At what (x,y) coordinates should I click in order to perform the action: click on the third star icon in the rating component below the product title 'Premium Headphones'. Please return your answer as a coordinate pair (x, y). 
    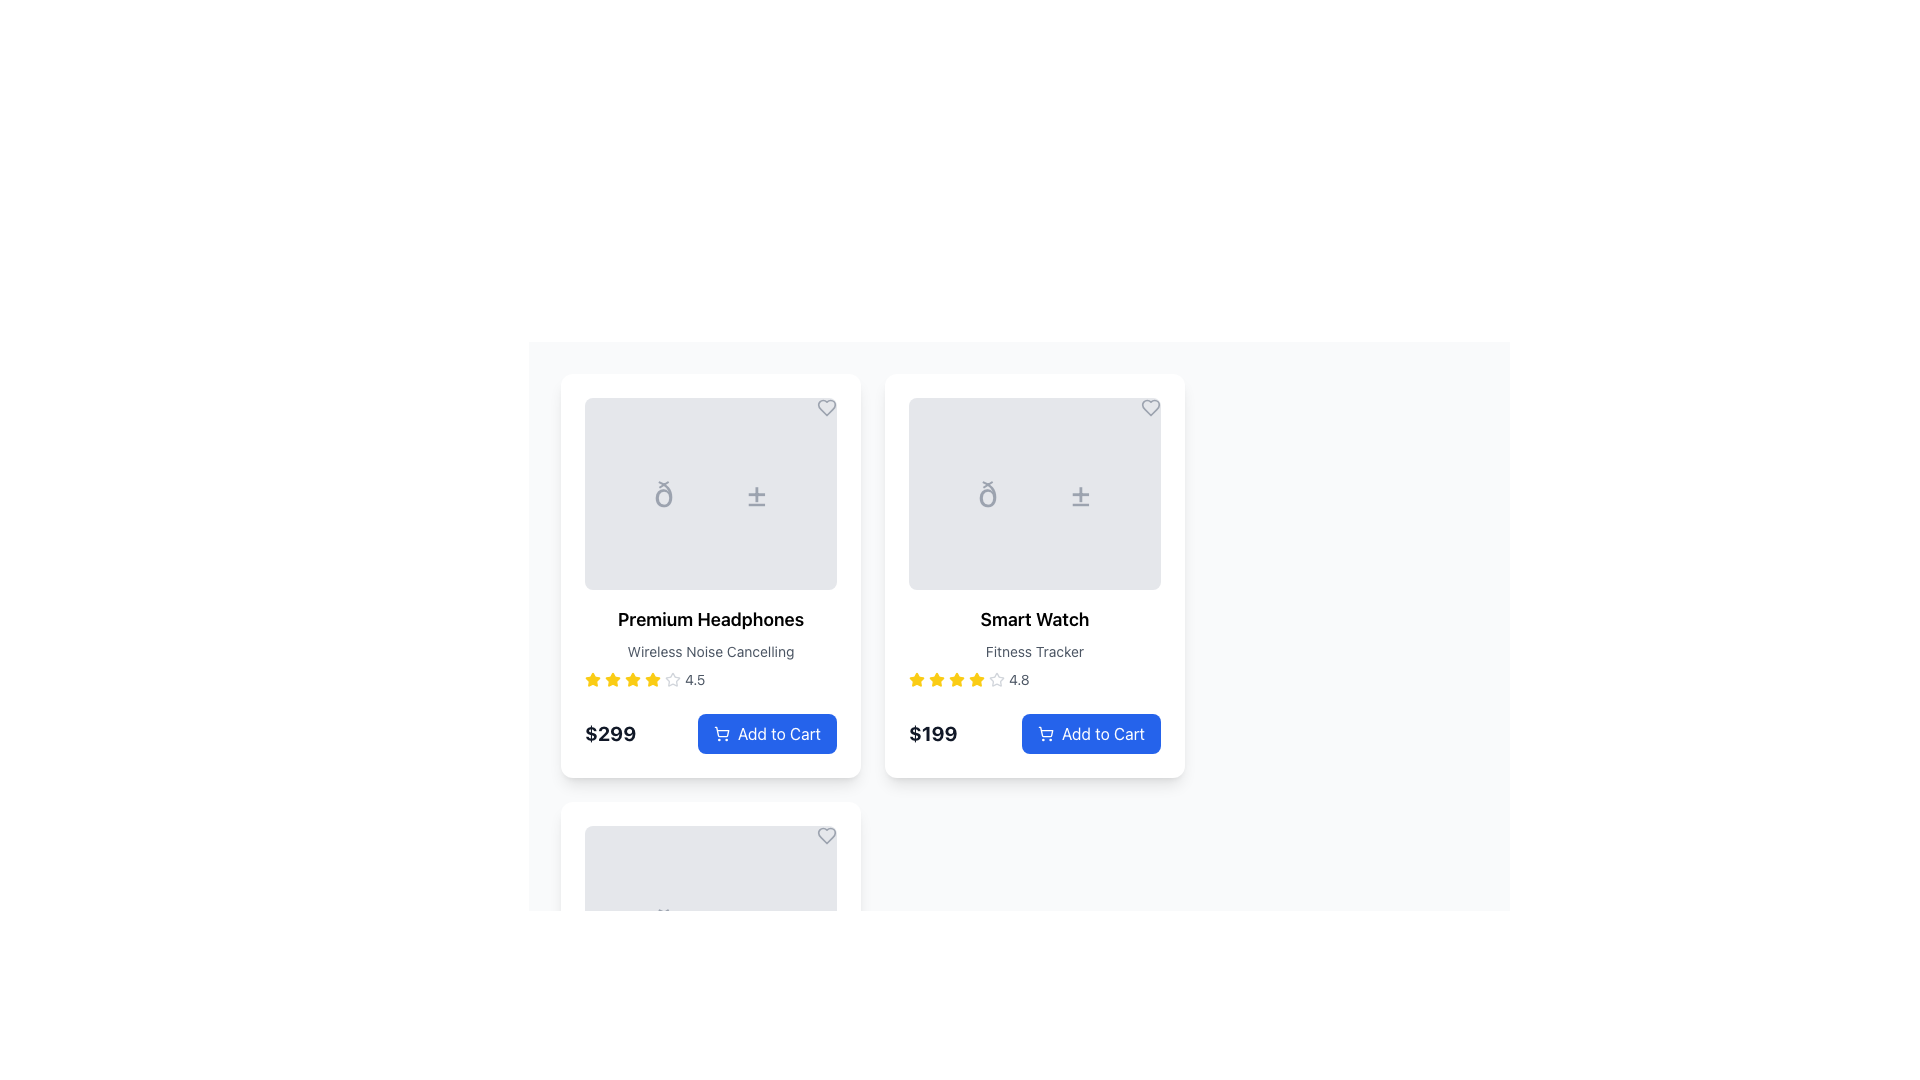
    Looking at the image, I should click on (612, 678).